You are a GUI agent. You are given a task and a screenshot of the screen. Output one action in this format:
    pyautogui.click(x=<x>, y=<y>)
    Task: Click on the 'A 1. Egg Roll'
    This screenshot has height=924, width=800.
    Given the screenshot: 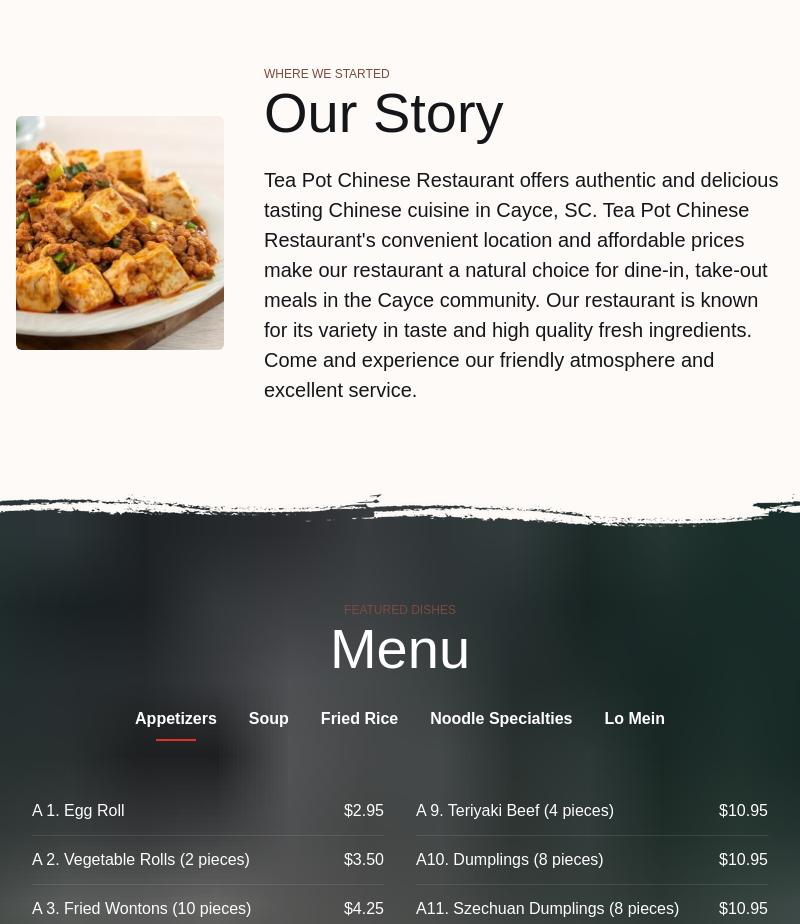 What is the action you would take?
    pyautogui.click(x=78, y=810)
    